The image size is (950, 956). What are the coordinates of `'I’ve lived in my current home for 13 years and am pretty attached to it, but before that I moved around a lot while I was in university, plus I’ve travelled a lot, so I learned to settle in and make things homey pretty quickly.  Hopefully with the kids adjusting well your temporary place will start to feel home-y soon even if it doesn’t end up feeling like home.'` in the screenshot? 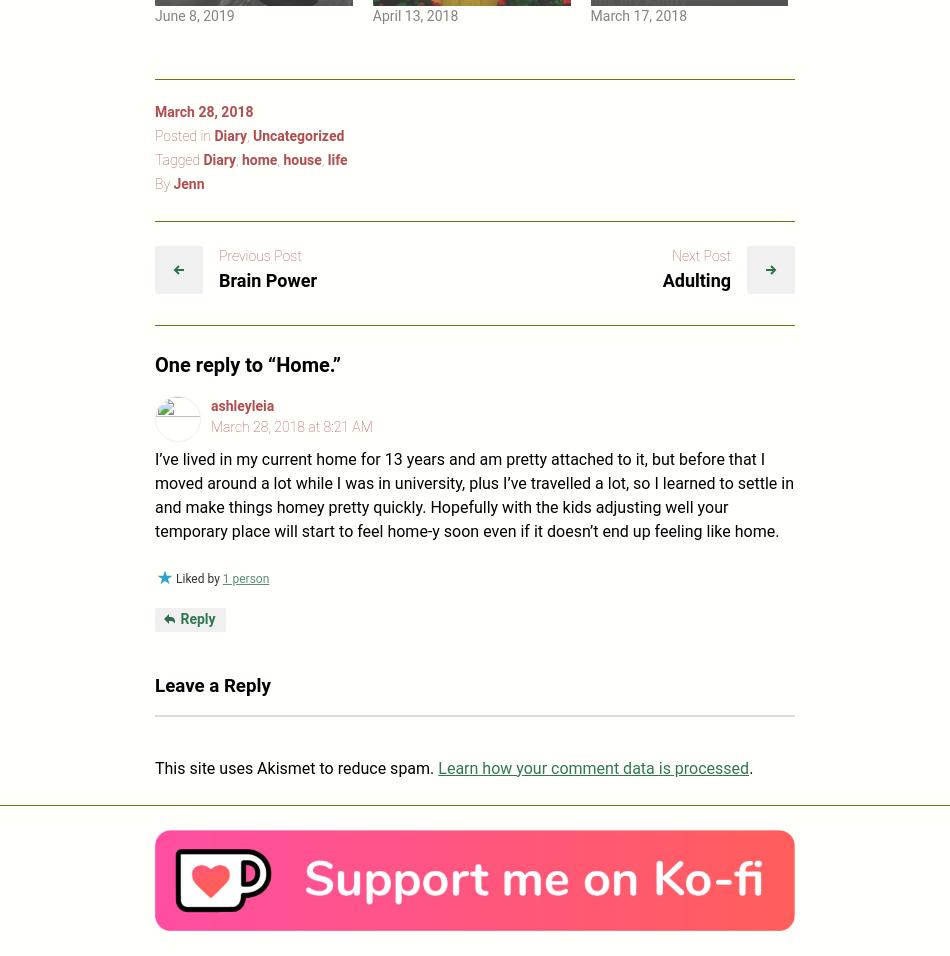 It's located at (155, 494).